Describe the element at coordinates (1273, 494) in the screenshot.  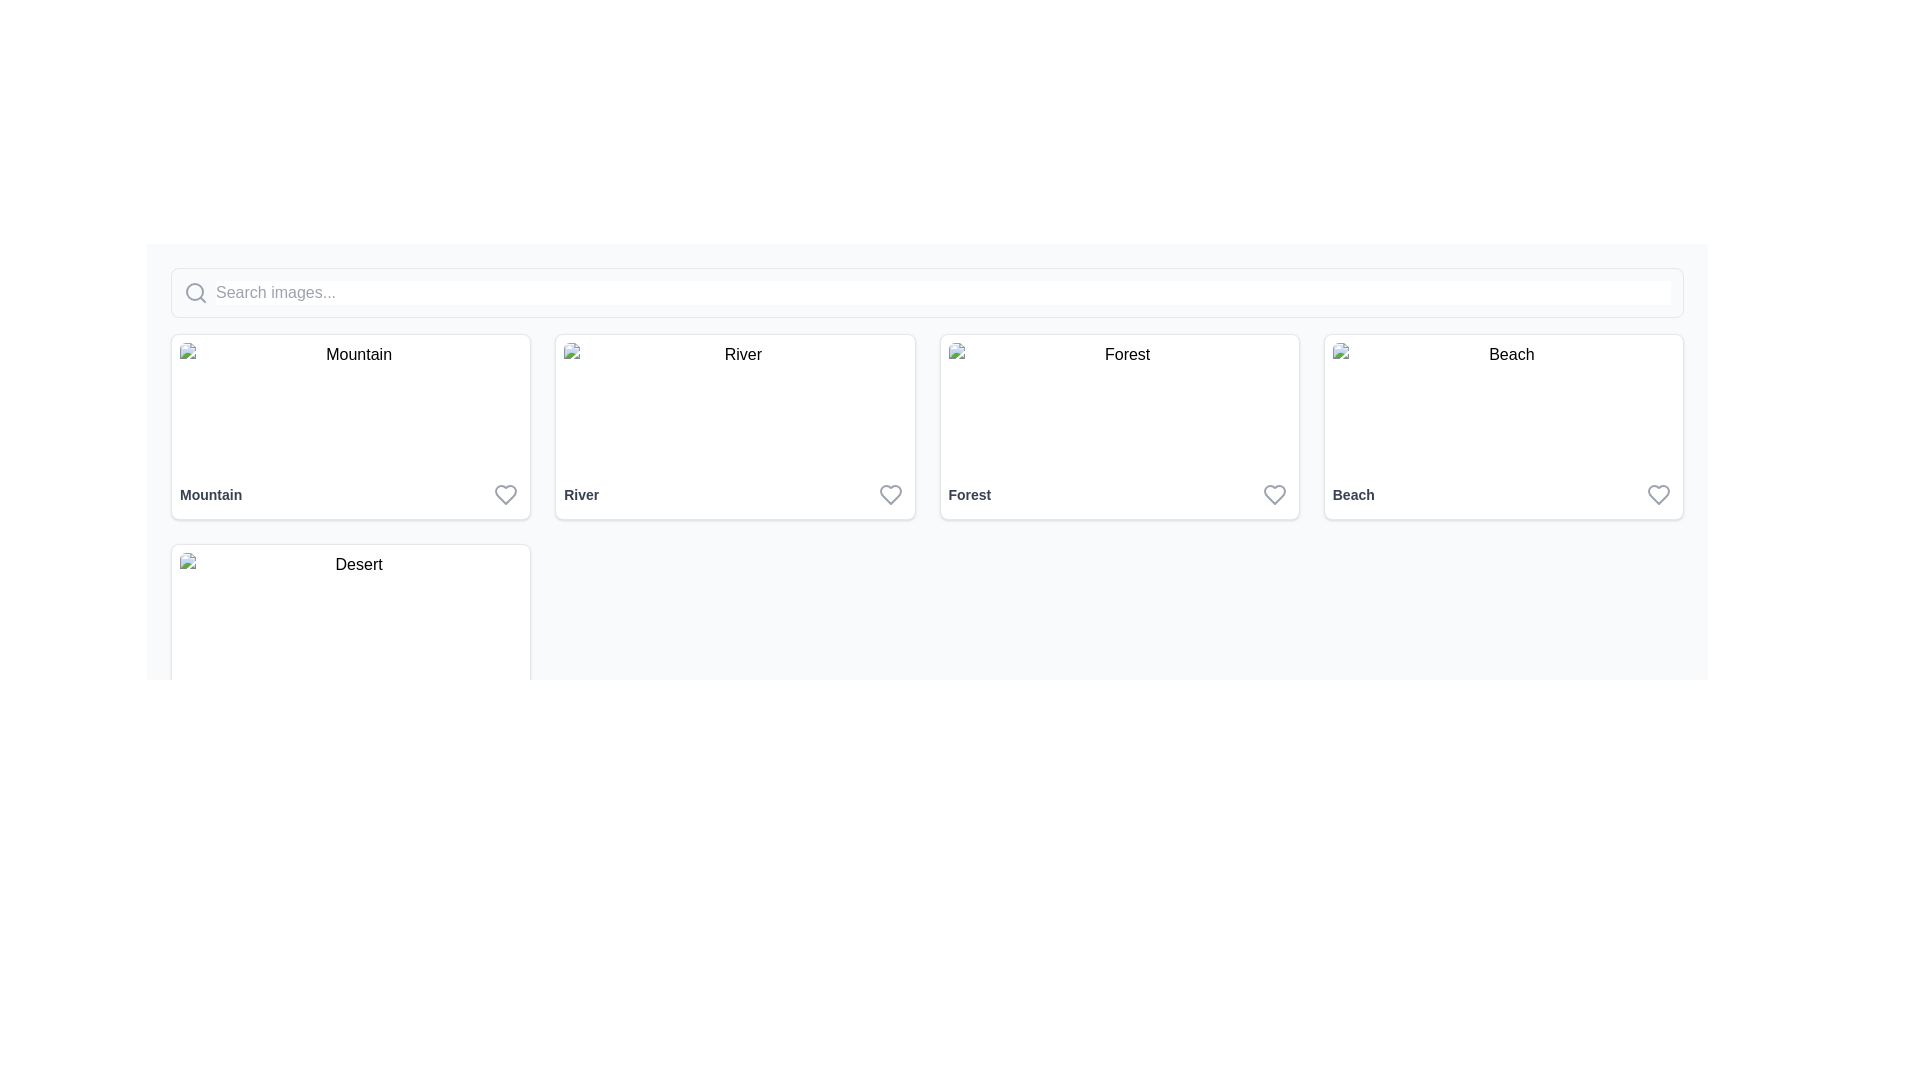
I see `the heart-shaped button with an outlined design located at the top-right corner of the 'Forest' card to check for a response` at that location.